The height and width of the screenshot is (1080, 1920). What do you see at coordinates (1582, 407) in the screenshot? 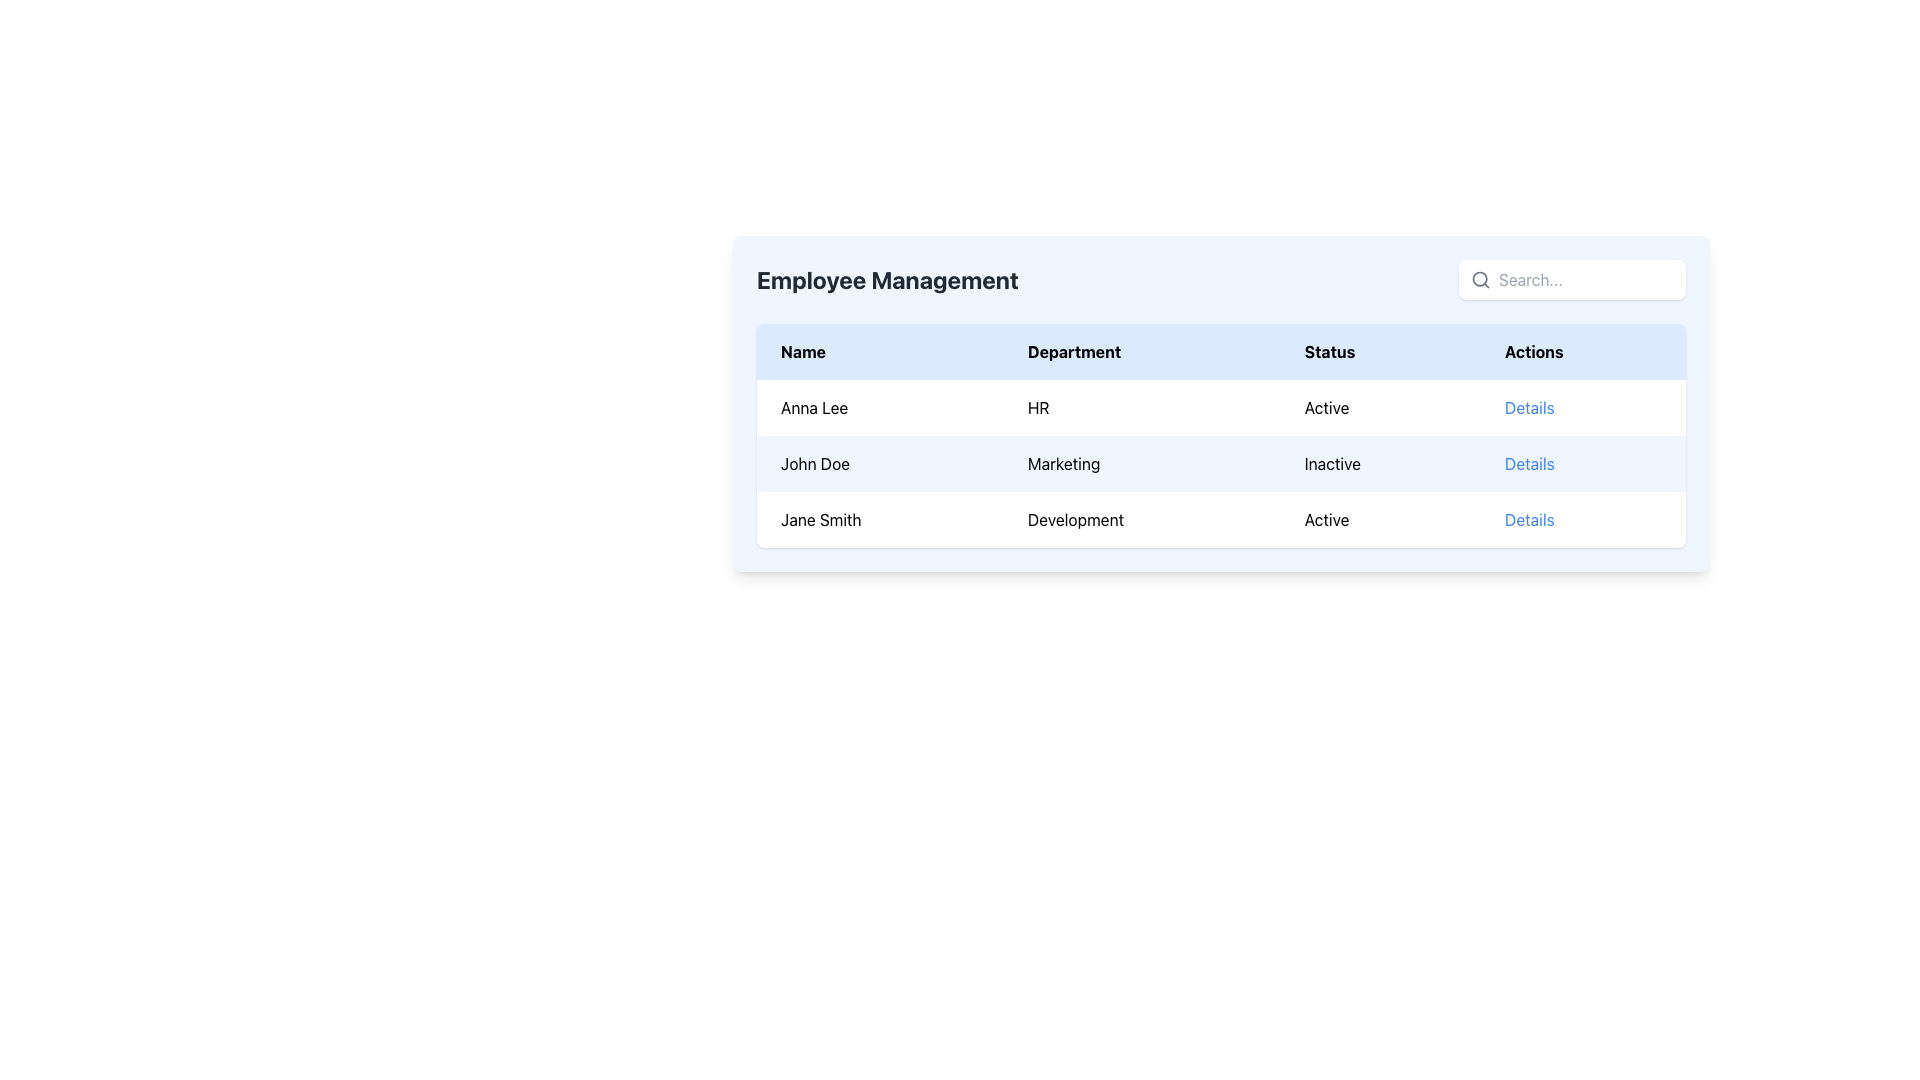
I see `the blue hyperlink labeled 'Details' in the 'Actions' column of the row for 'Anna Lee'` at bounding box center [1582, 407].